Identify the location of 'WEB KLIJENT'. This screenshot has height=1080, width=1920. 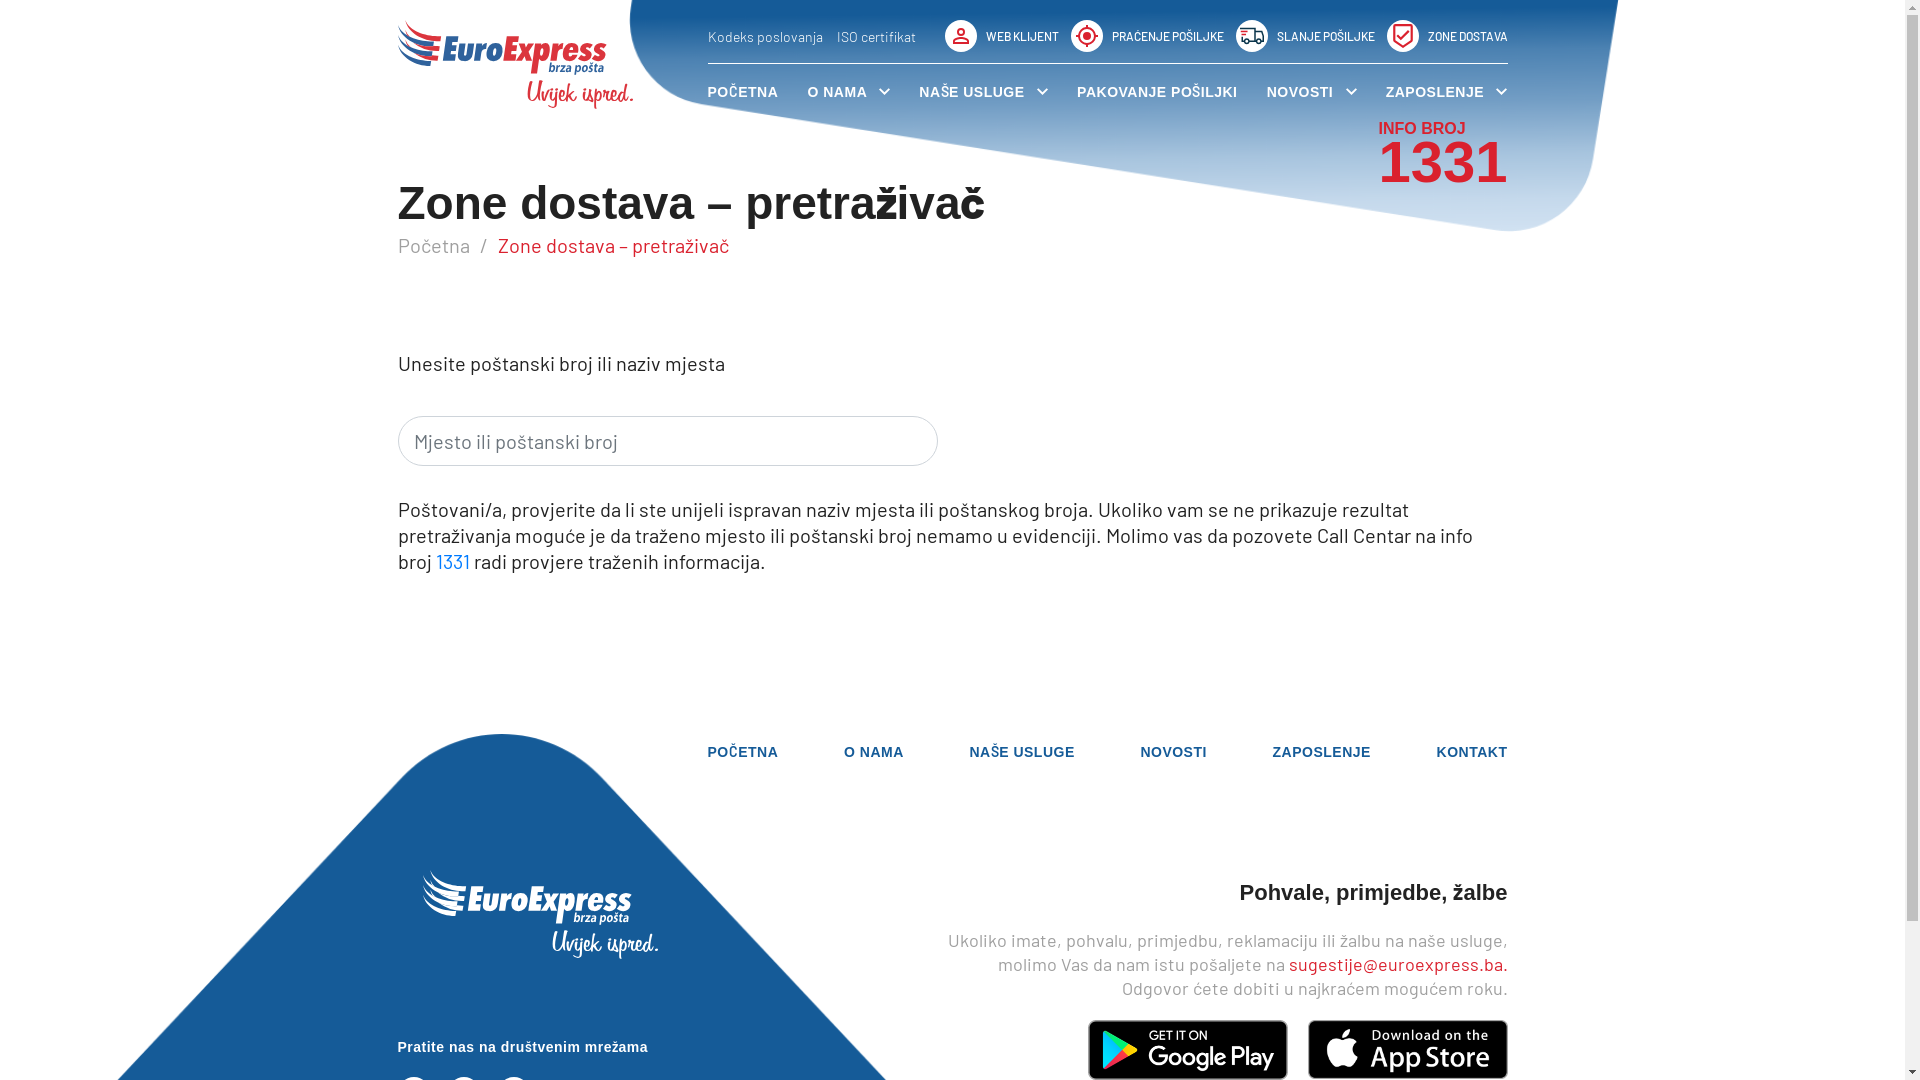
(1001, 35).